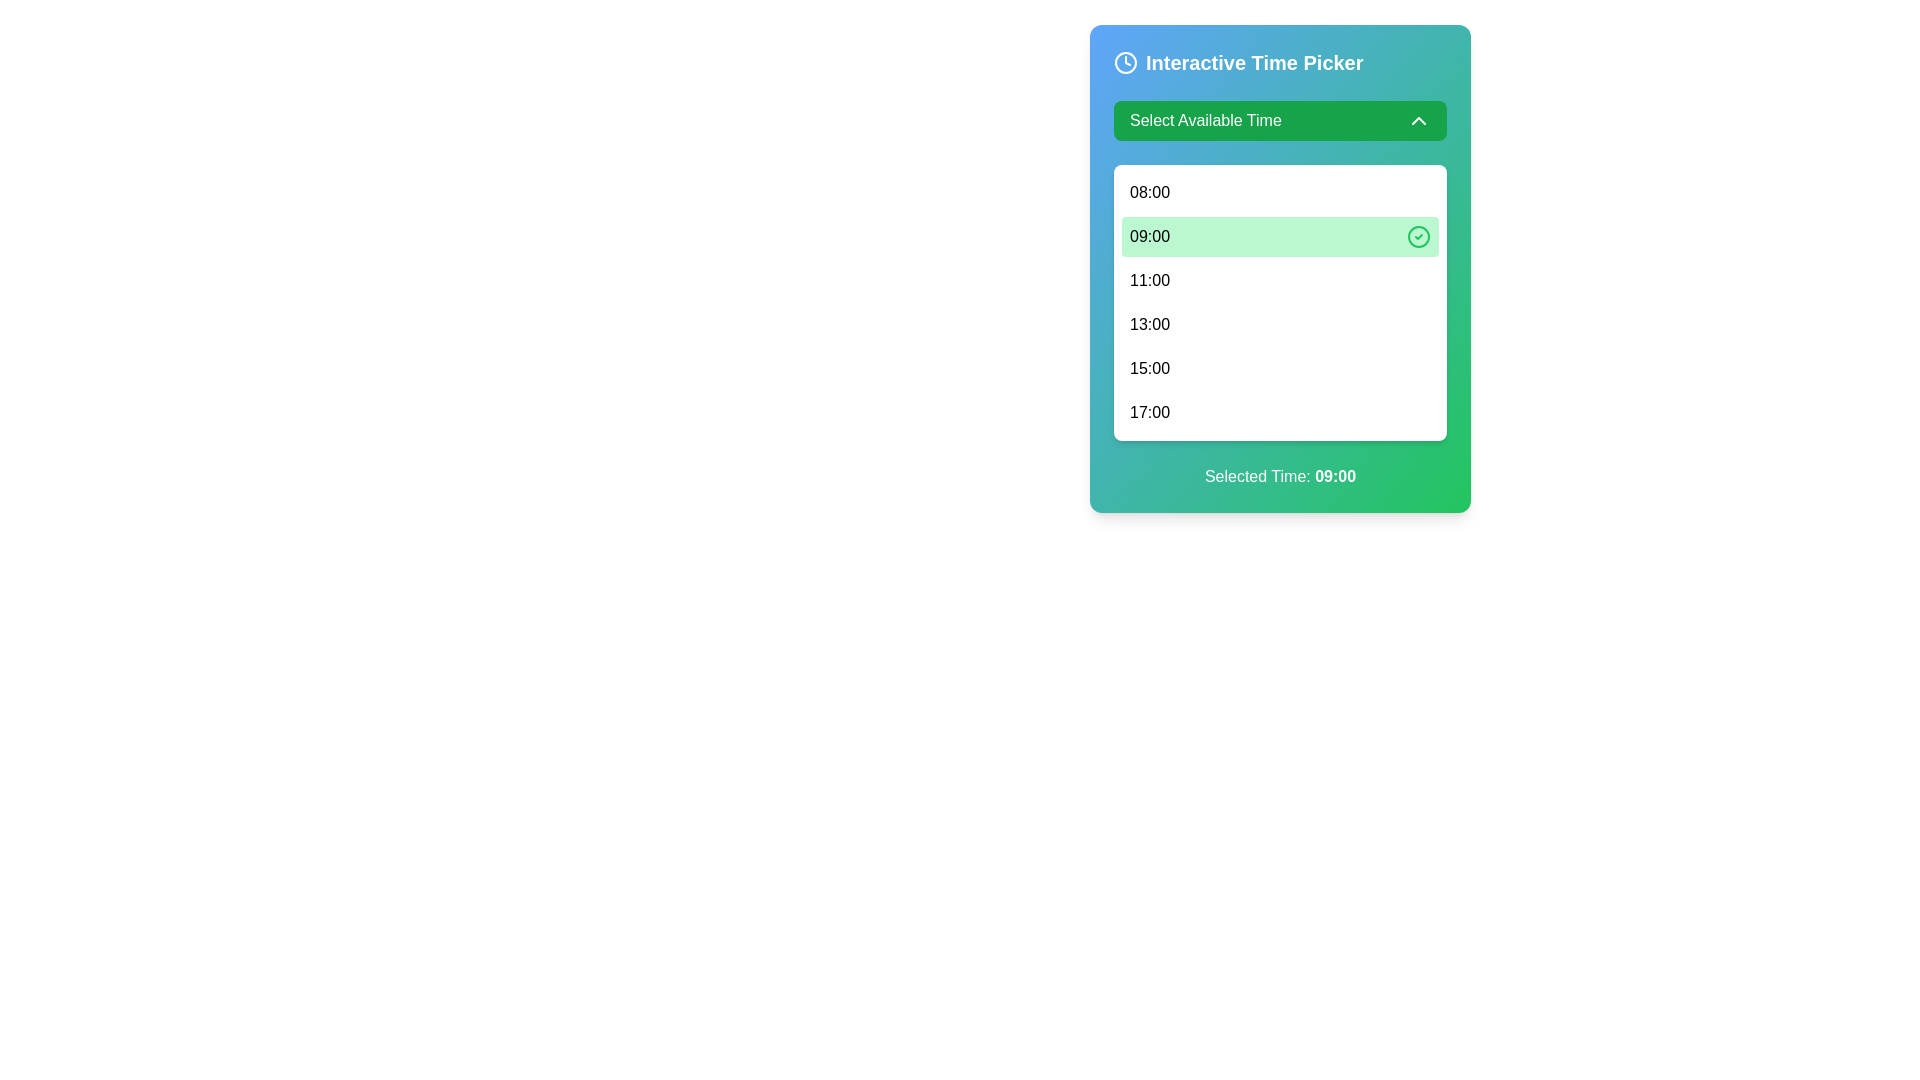  I want to click on the text label located in the top header section of the dropdown menu, which displays the purpose of the dropdown for selecting an available time, so click(1204, 120).